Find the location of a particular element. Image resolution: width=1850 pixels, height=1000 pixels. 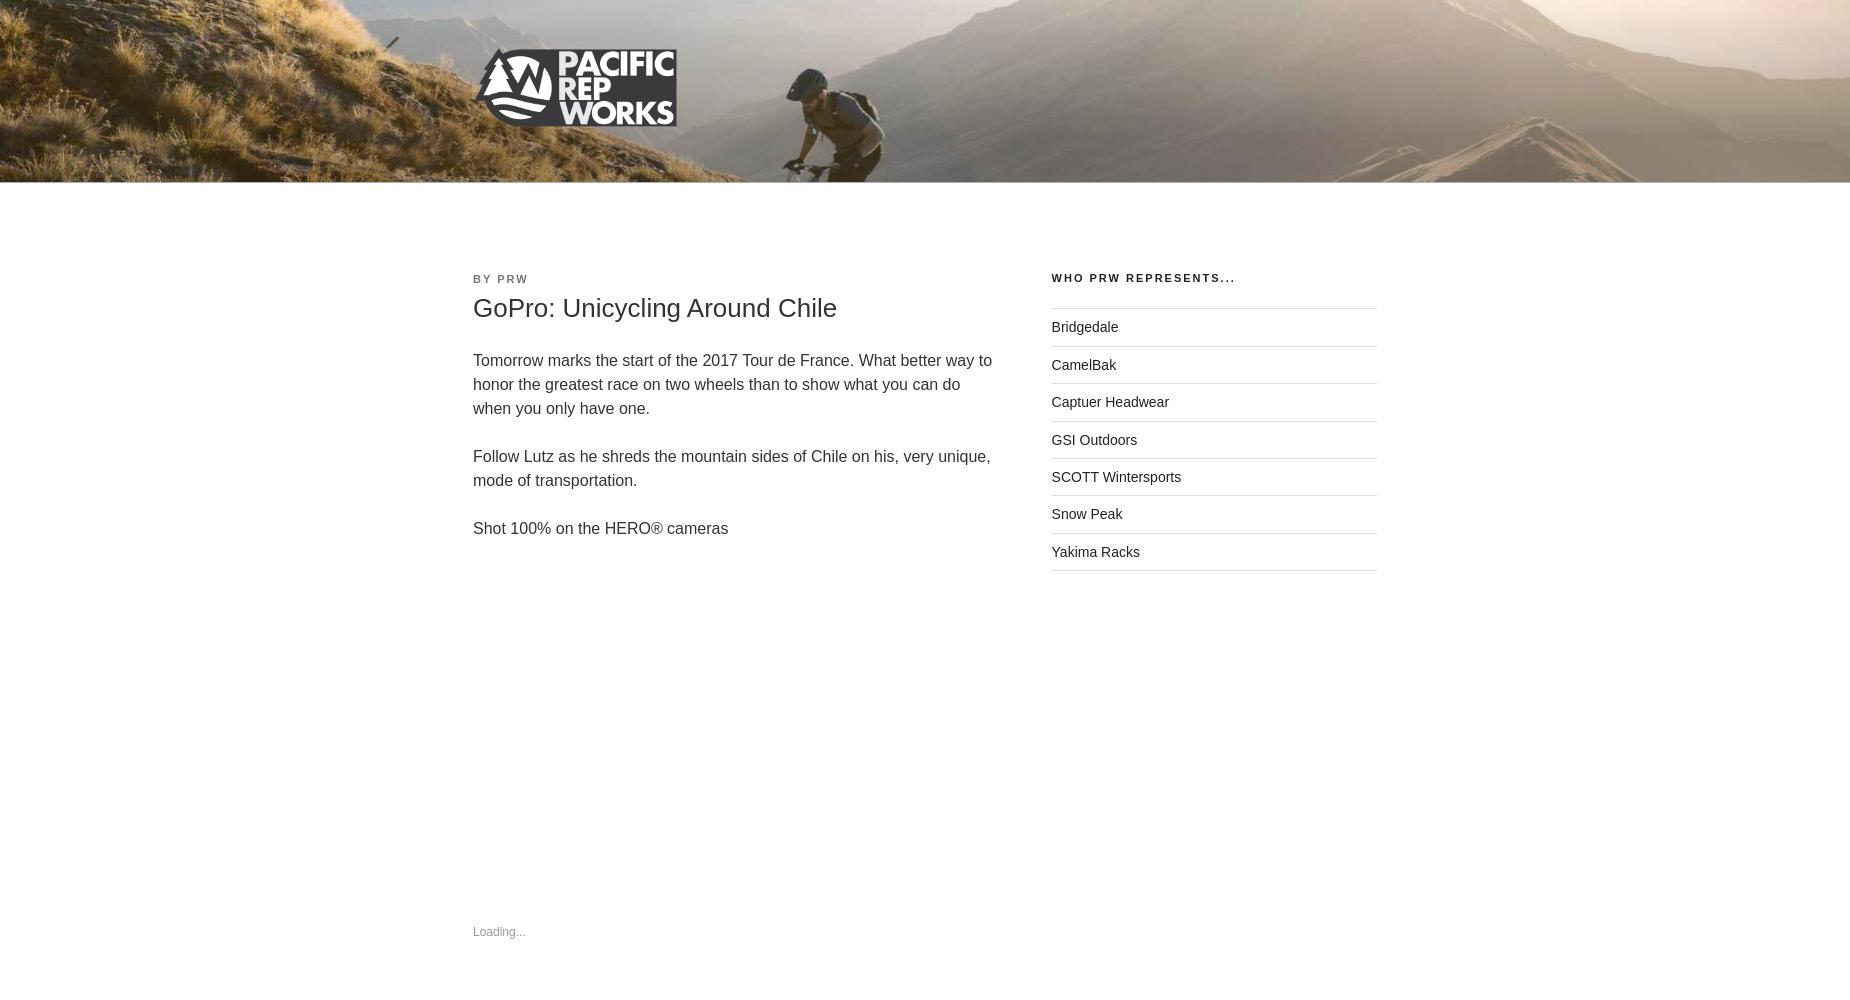

'Shot 100% on the HERO® cameras' is located at coordinates (600, 528).